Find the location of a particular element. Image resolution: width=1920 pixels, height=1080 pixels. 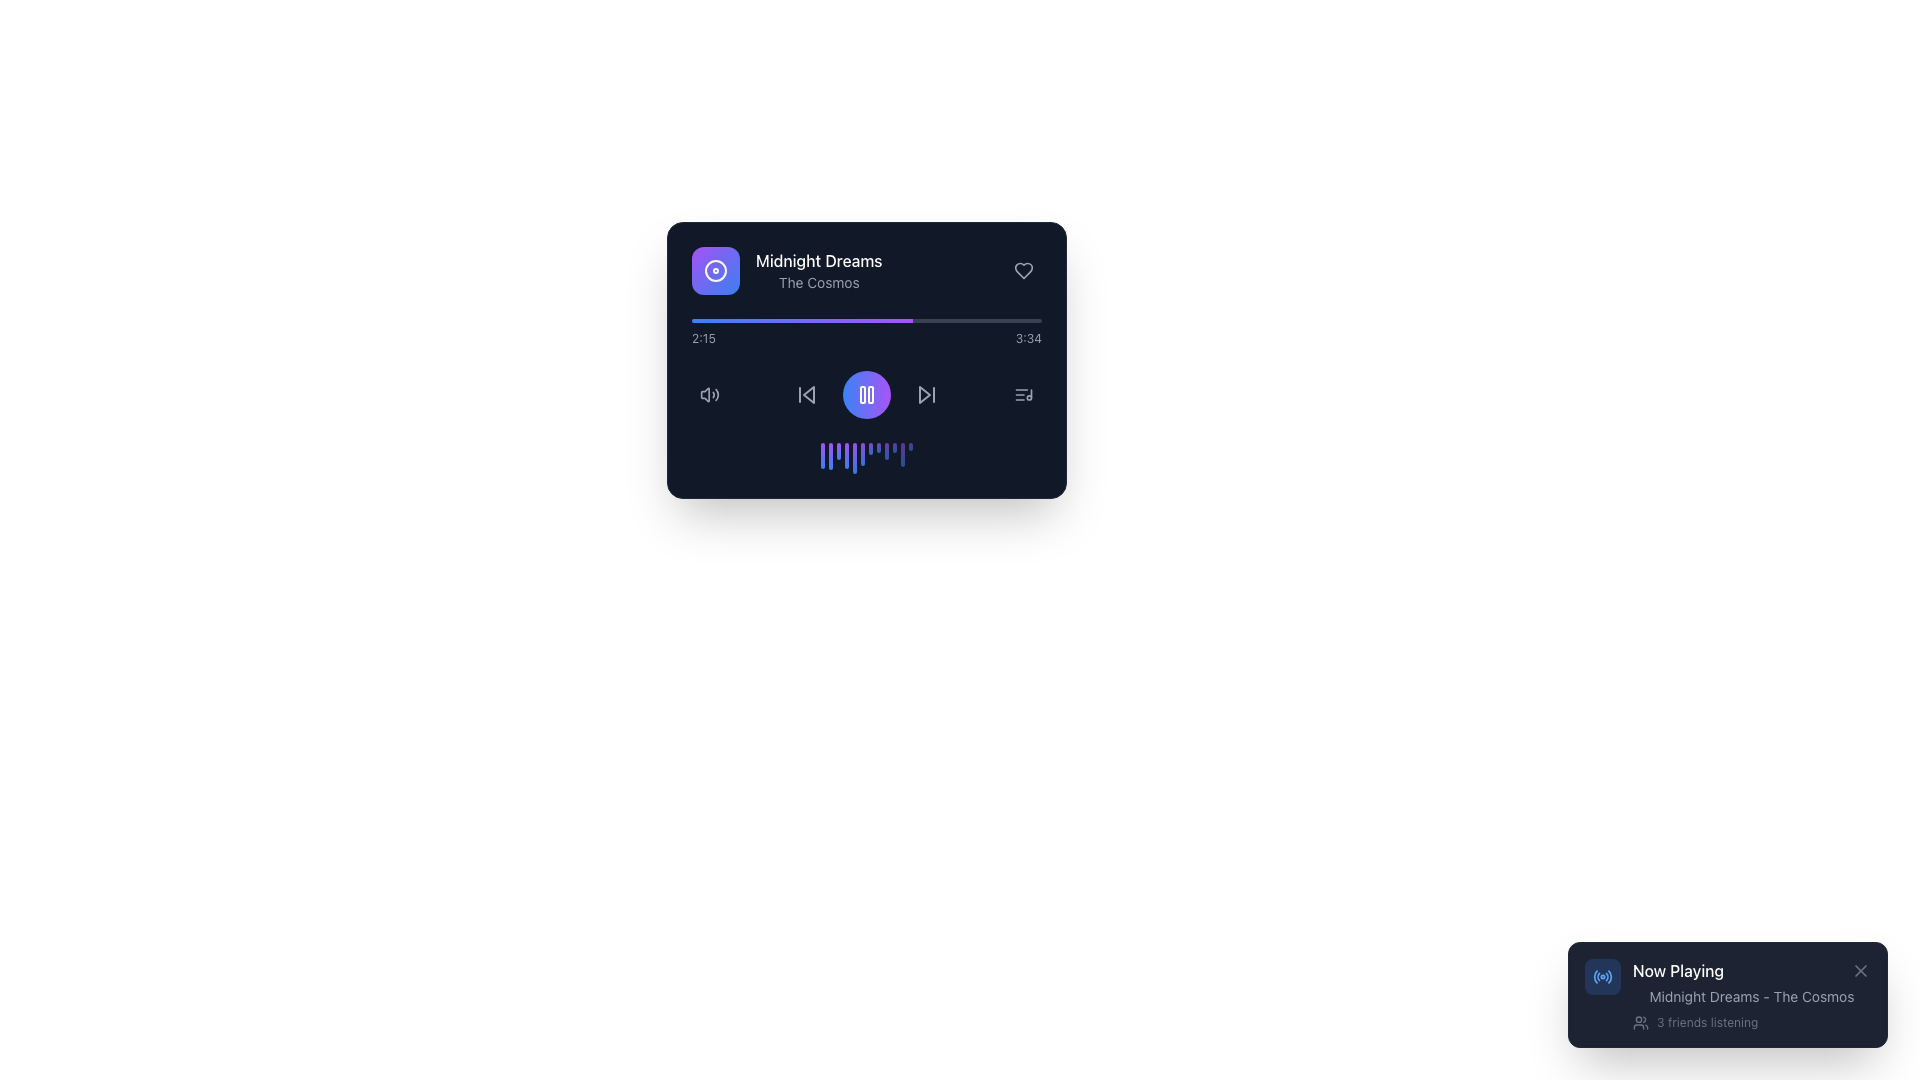

the heart-shaped icon in the upper-right corner of the music player interface to like the currently playing song is located at coordinates (1023, 270).